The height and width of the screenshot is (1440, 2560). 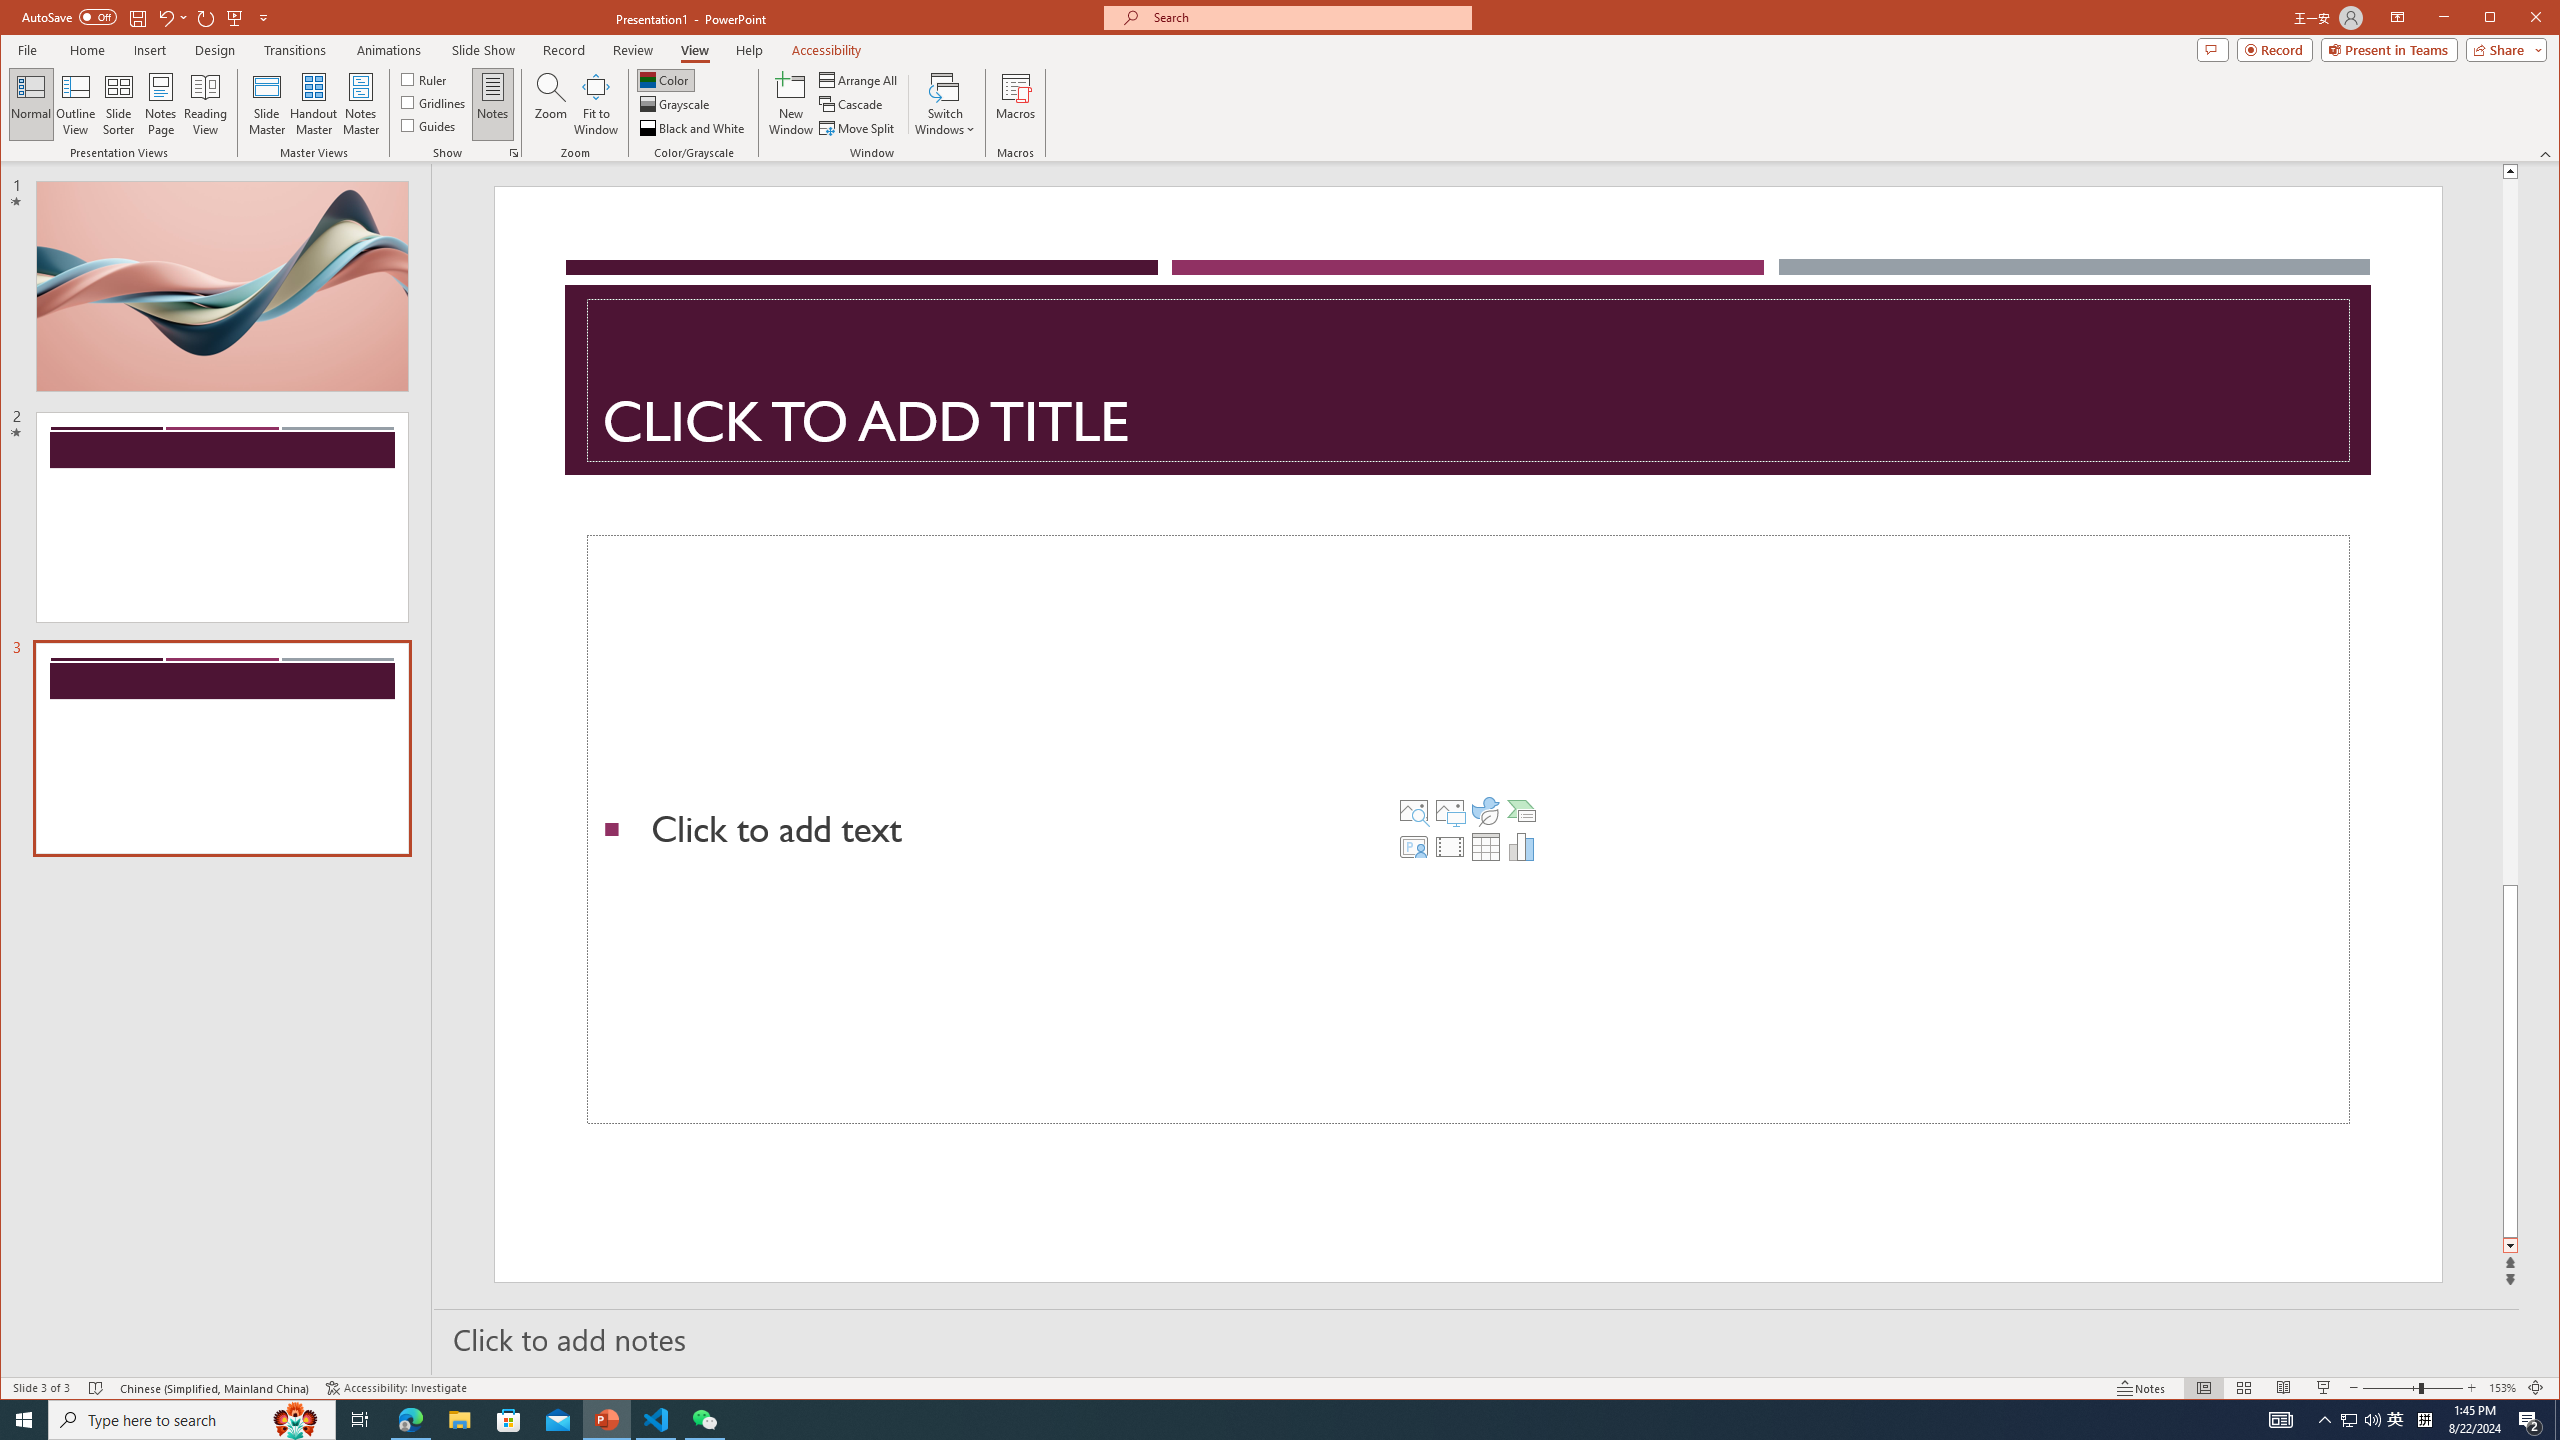 What do you see at coordinates (428, 125) in the screenshot?
I see `'Guides'` at bounding box center [428, 125].